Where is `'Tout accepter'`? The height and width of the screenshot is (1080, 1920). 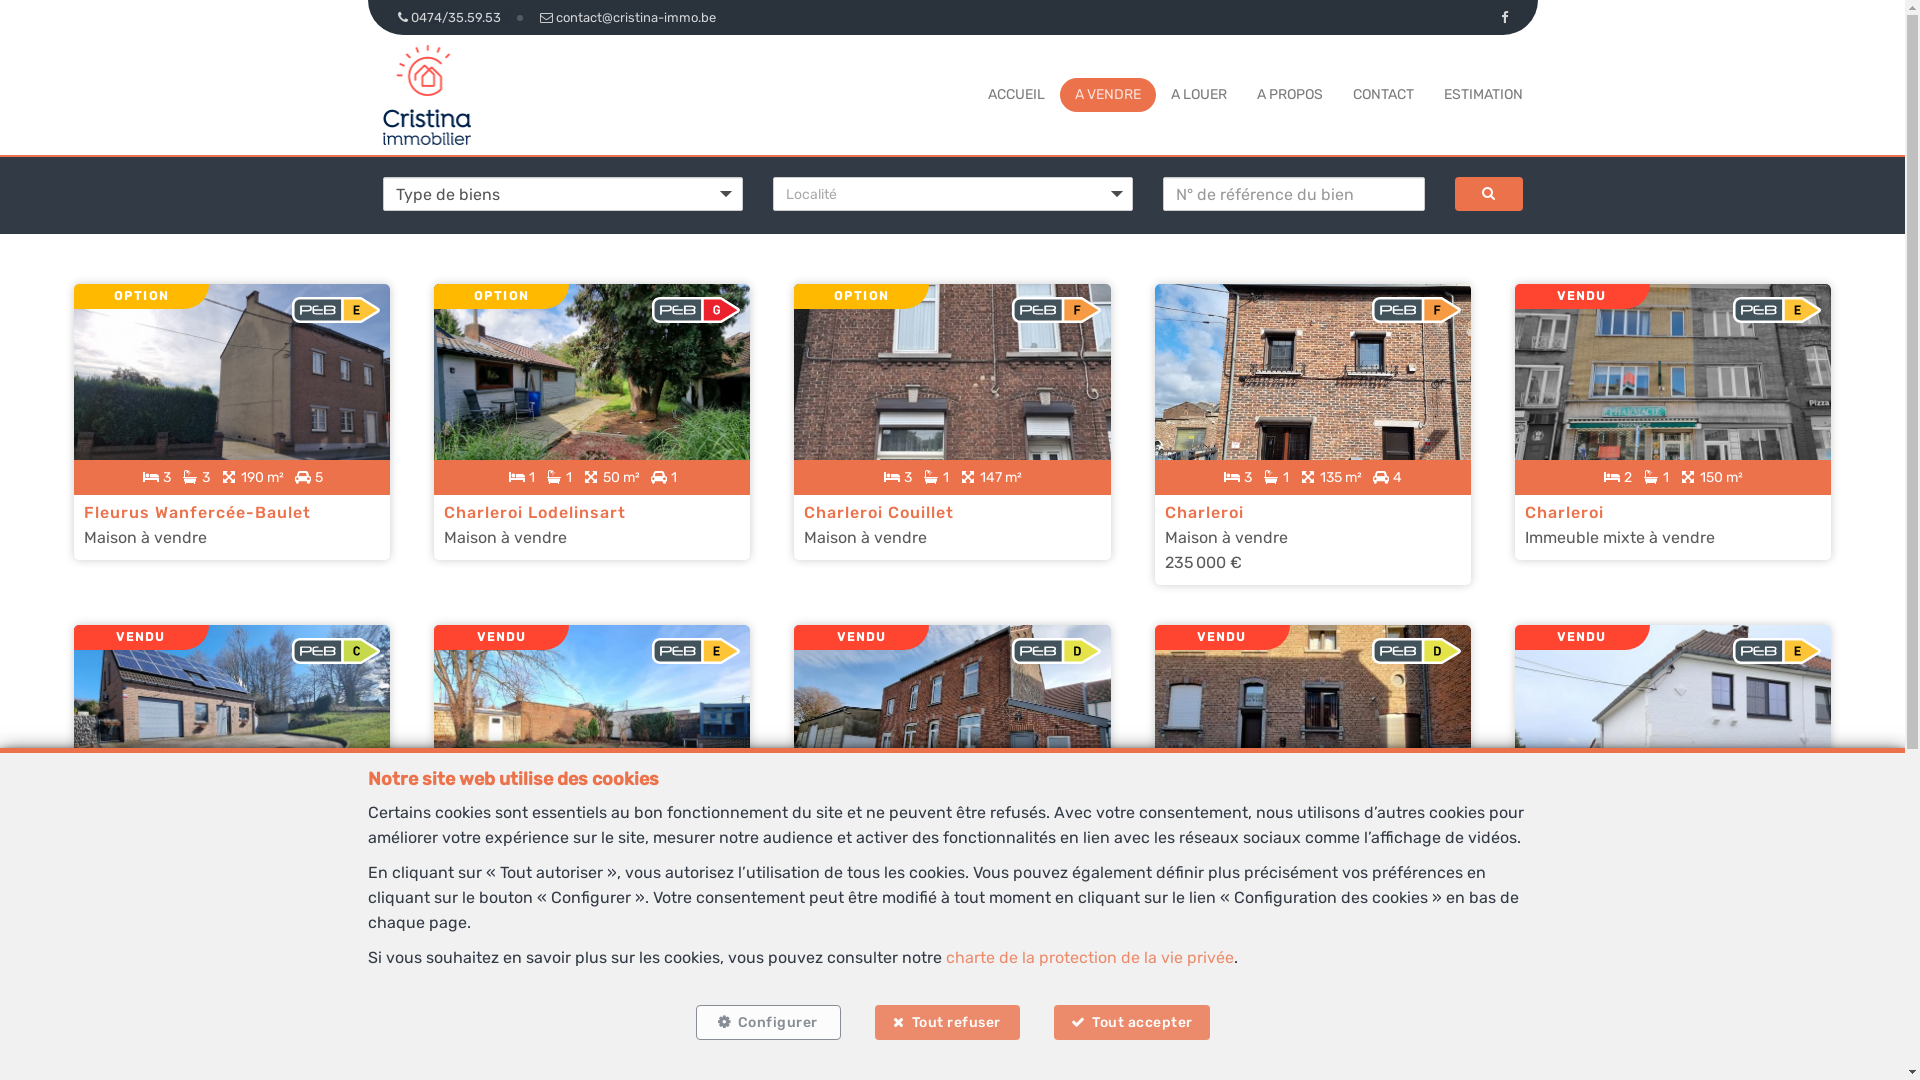 'Tout accepter' is located at coordinates (1132, 1022).